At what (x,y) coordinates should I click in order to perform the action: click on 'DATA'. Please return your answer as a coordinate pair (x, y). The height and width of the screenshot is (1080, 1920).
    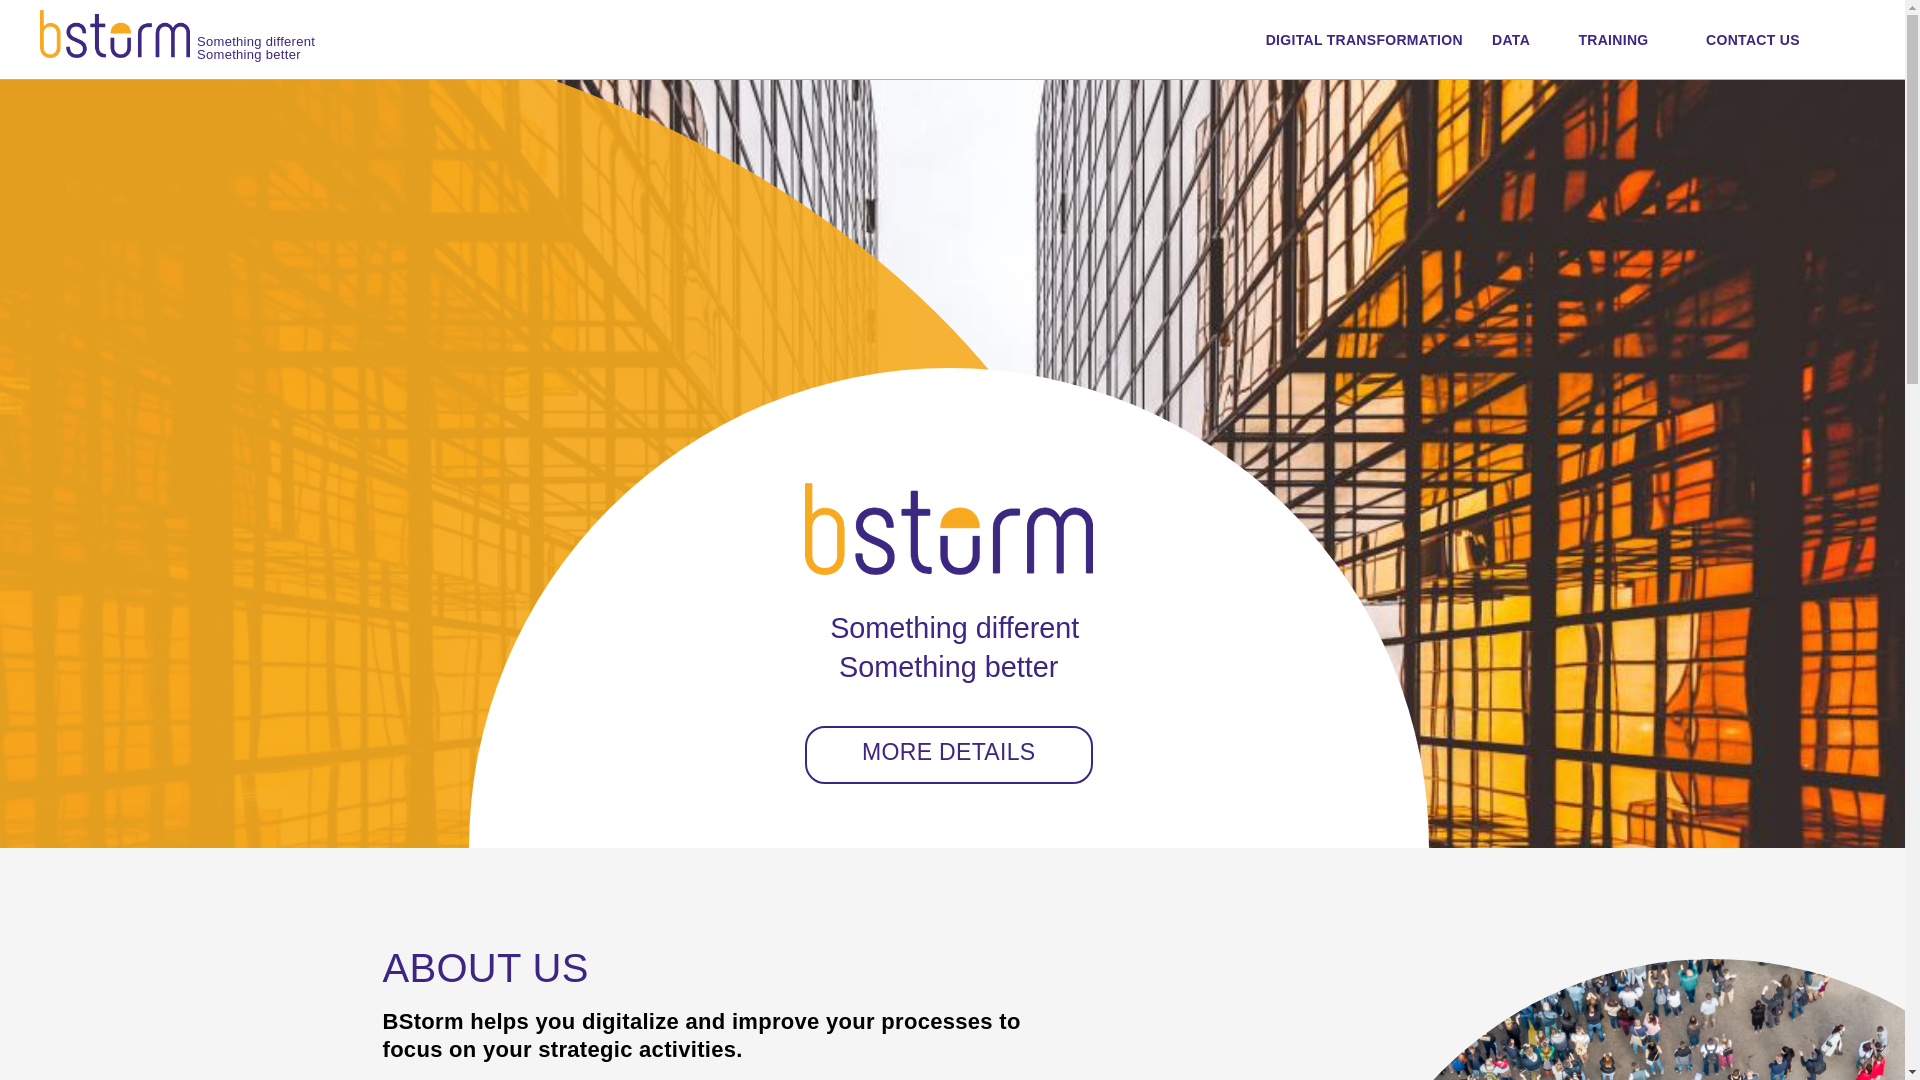
    Looking at the image, I should click on (1511, 39).